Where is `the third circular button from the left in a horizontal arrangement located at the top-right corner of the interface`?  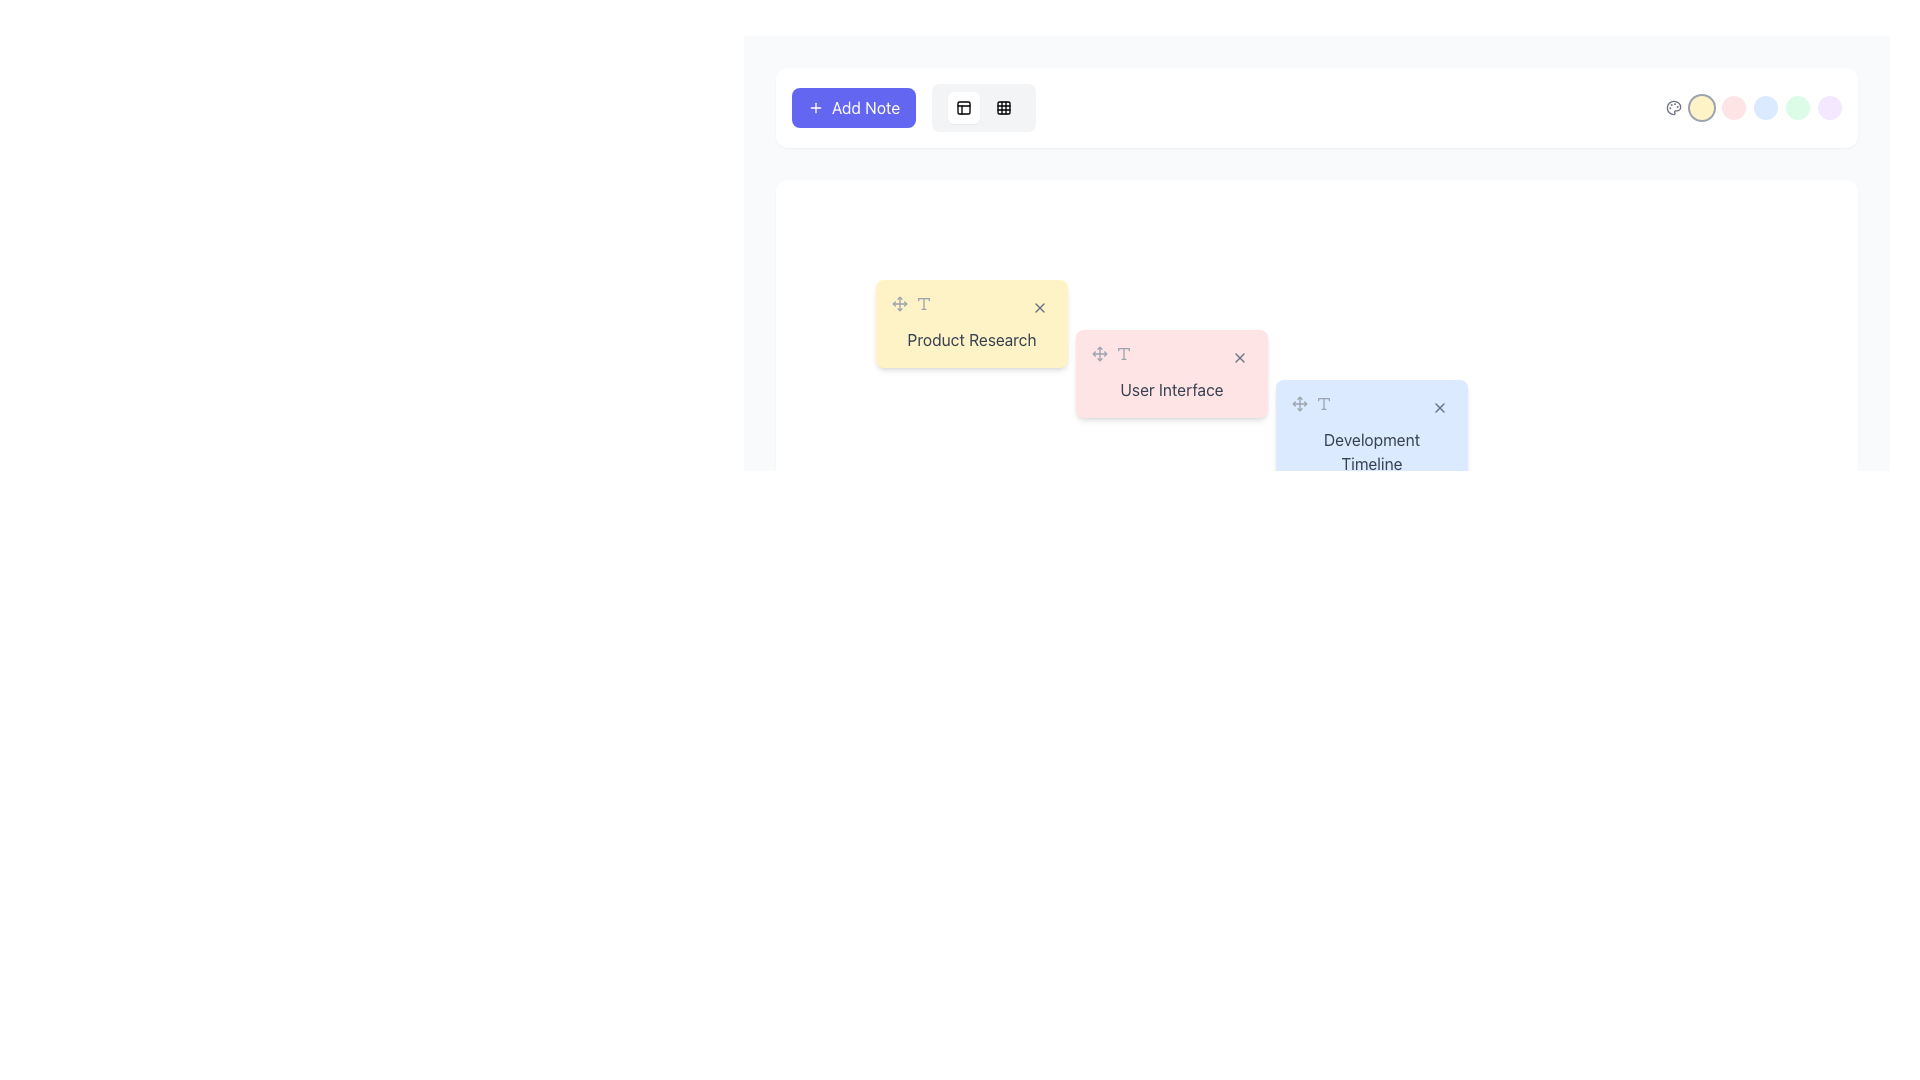 the third circular button from the left in a horizontal arrangement located at the top-right corner of the interface is located at coordinates (1732, 108).